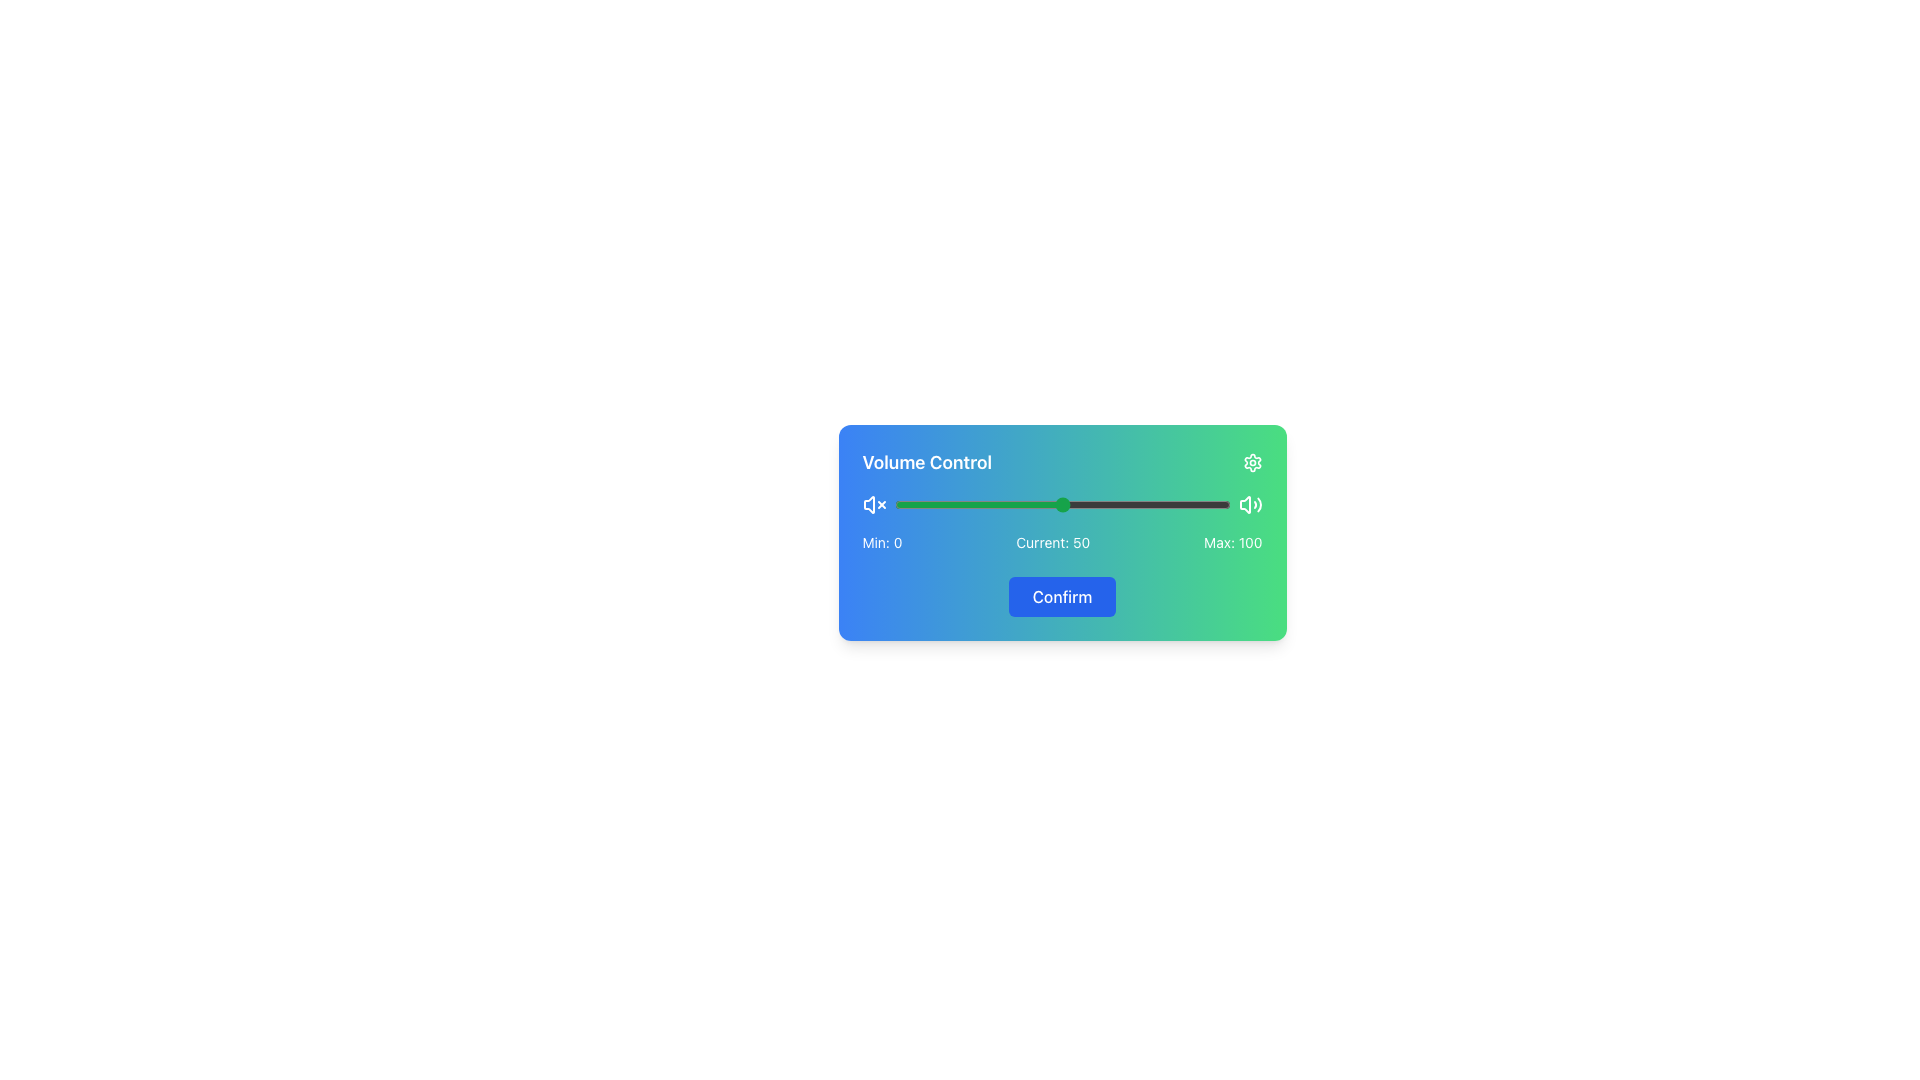 This screenshot has width=1920, height=1080. Describe the element at coordinates (1084, 504) in the screenshot. I see `the volume slider` at that location.